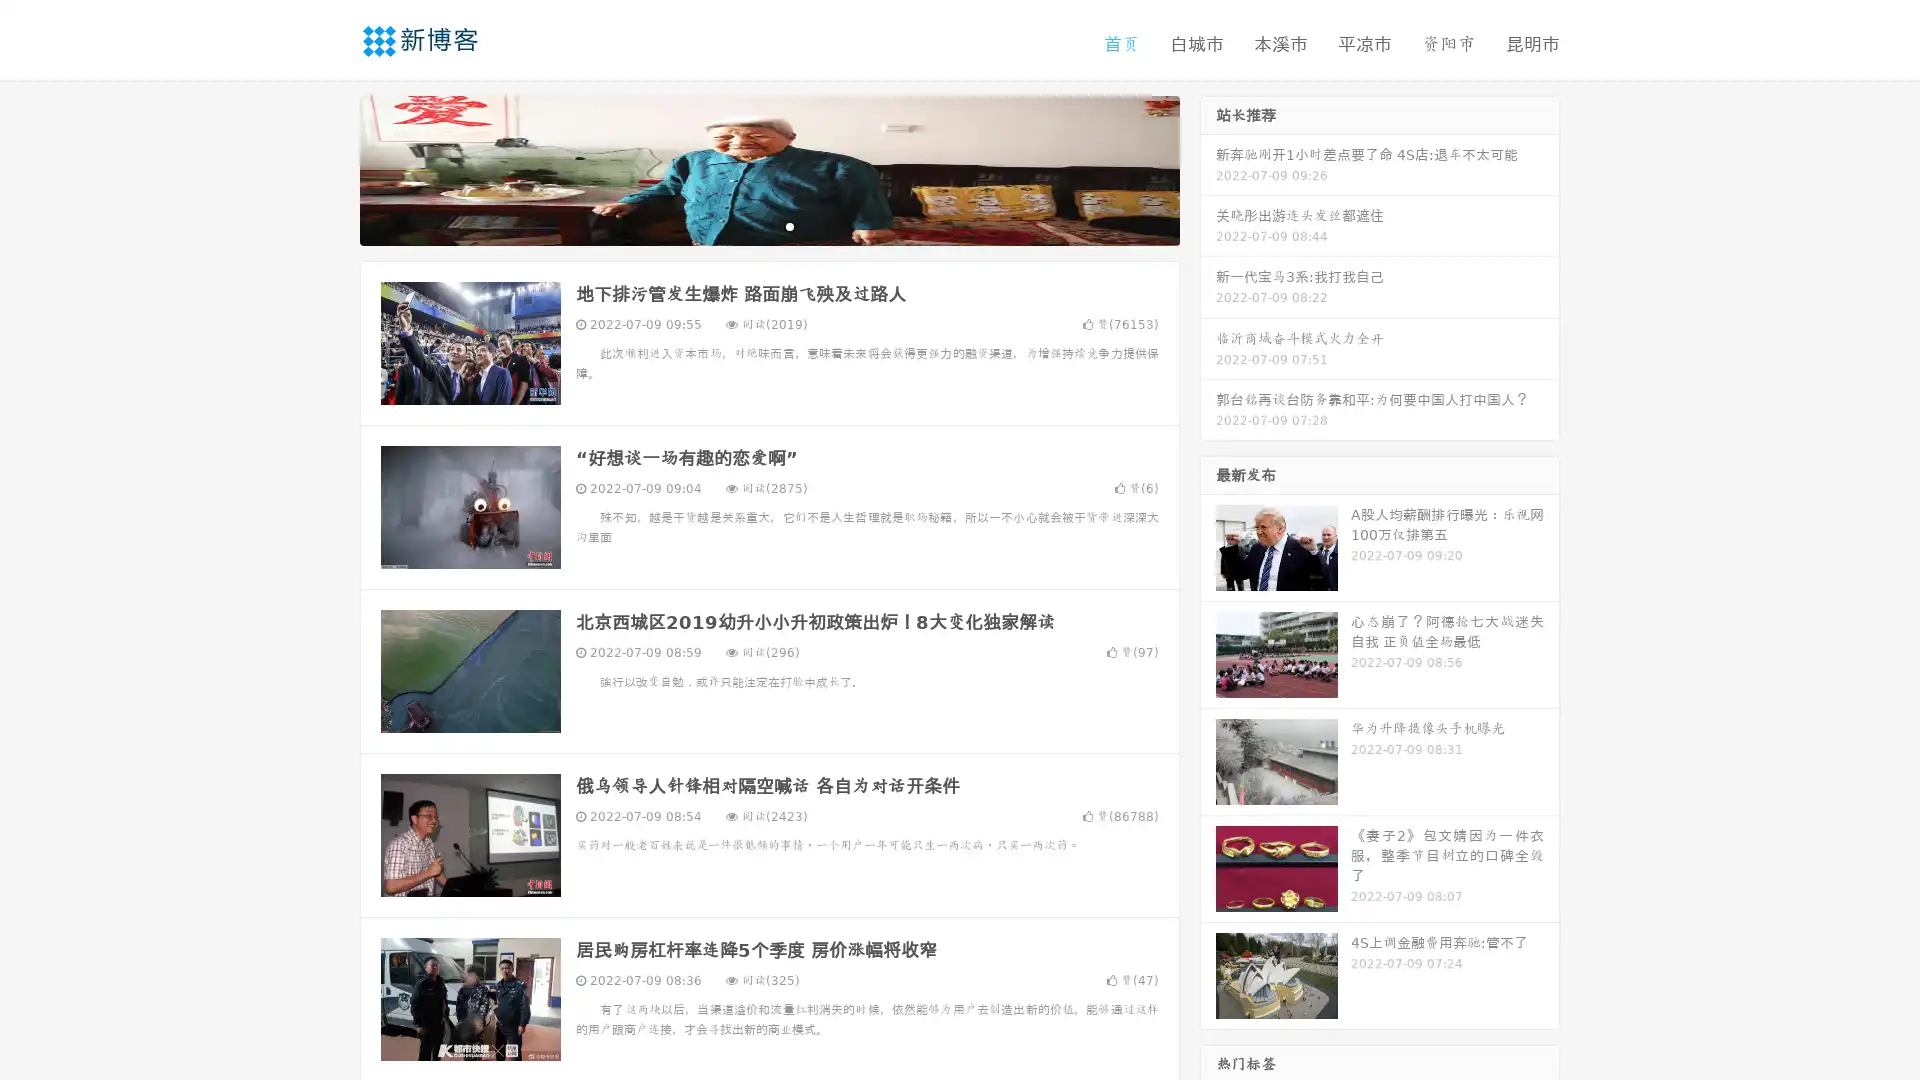 Image resolution: width=1920 pixels, height=1080 pixels. I want to click on Next slide, so click(1208, 168).